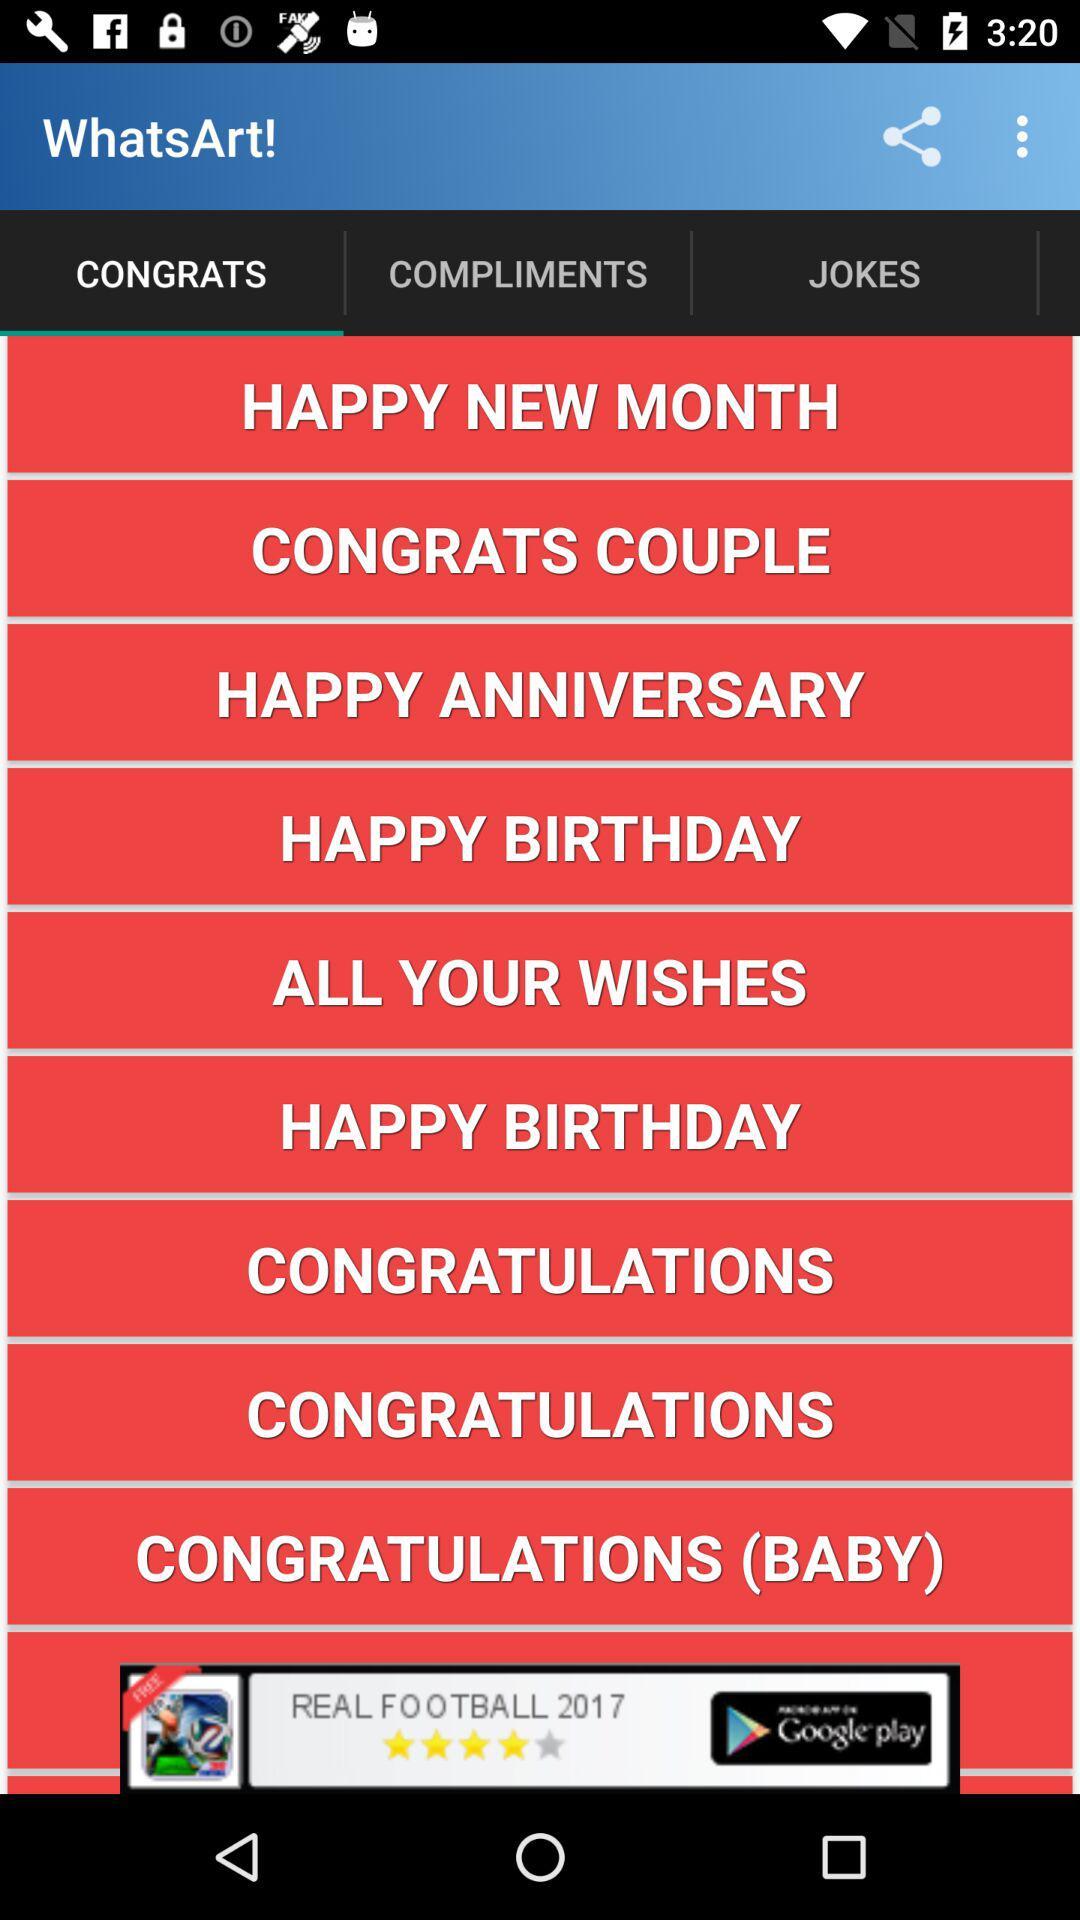  Describe the element at coordinates (540, 1555) in the screenshot. I see `congratulations baby` at that location.